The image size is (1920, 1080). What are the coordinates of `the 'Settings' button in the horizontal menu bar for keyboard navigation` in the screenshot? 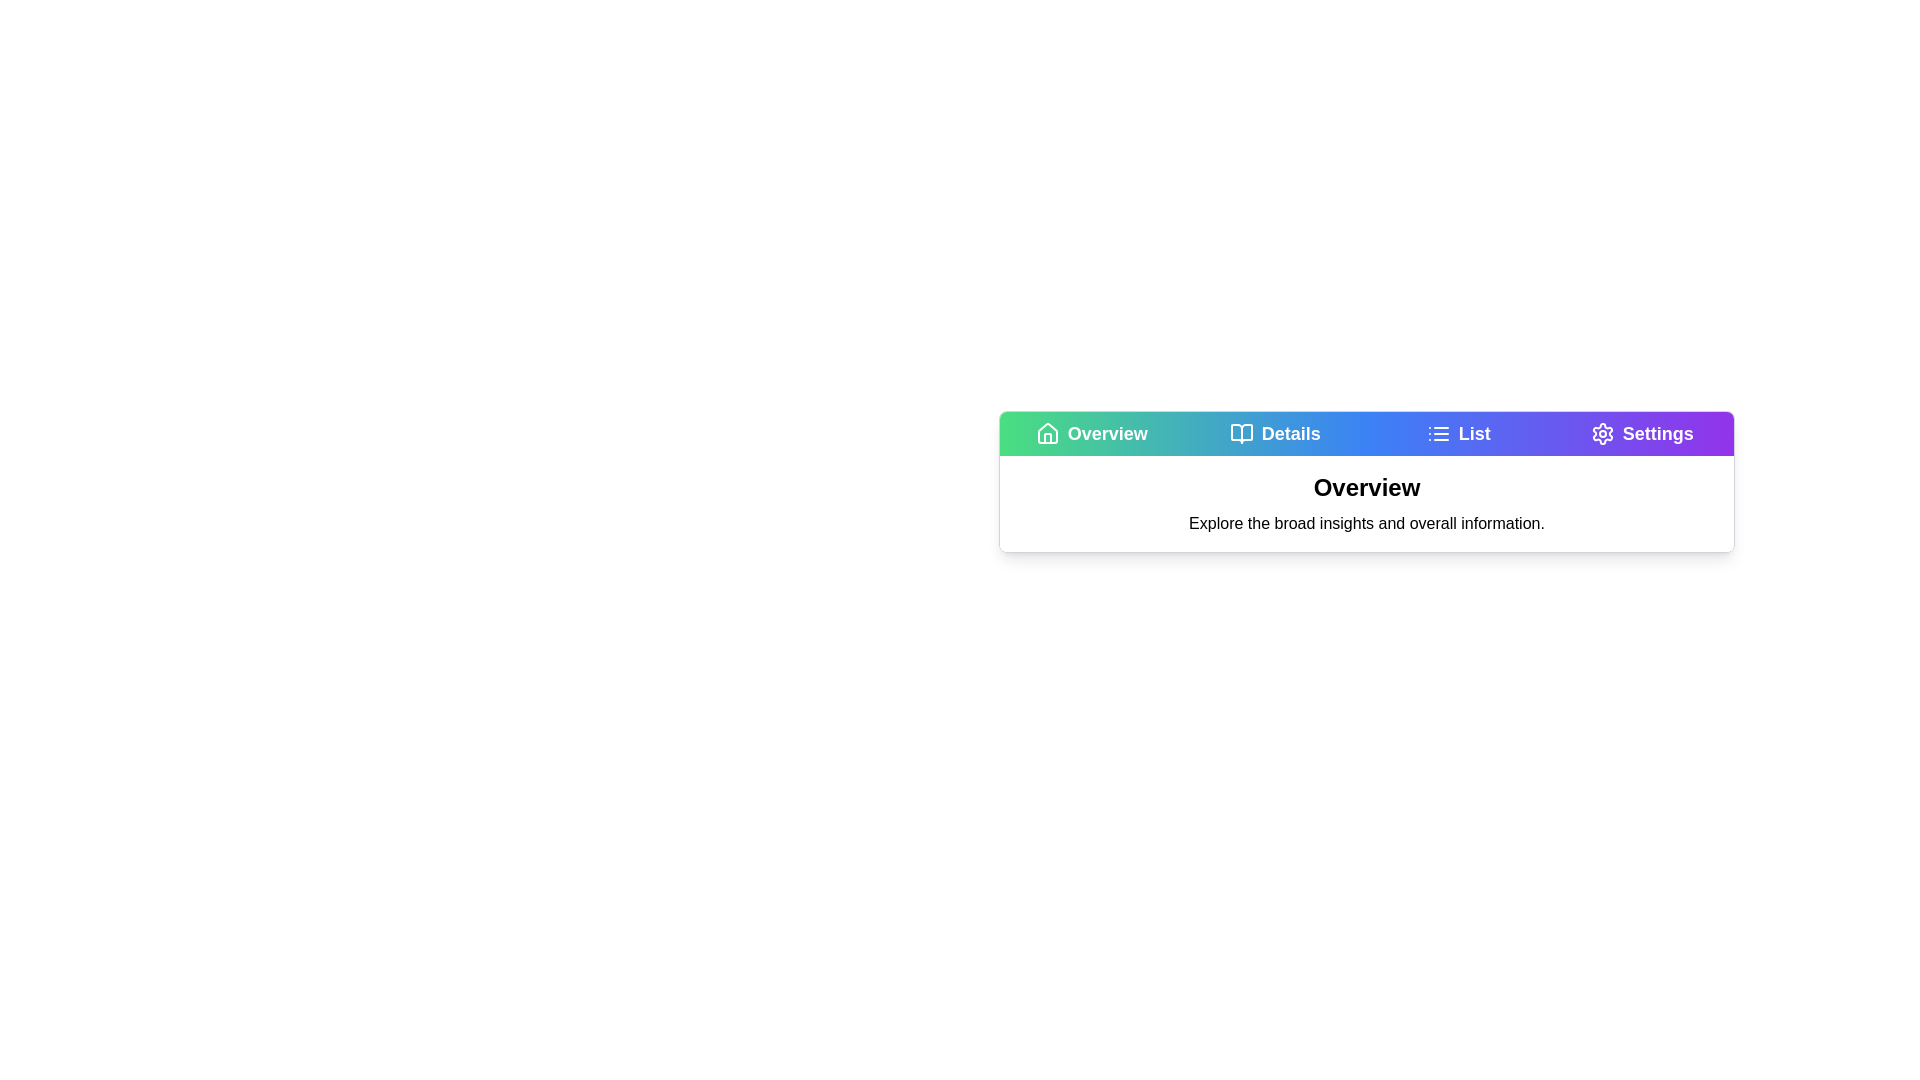 It's located at (1642, 433).